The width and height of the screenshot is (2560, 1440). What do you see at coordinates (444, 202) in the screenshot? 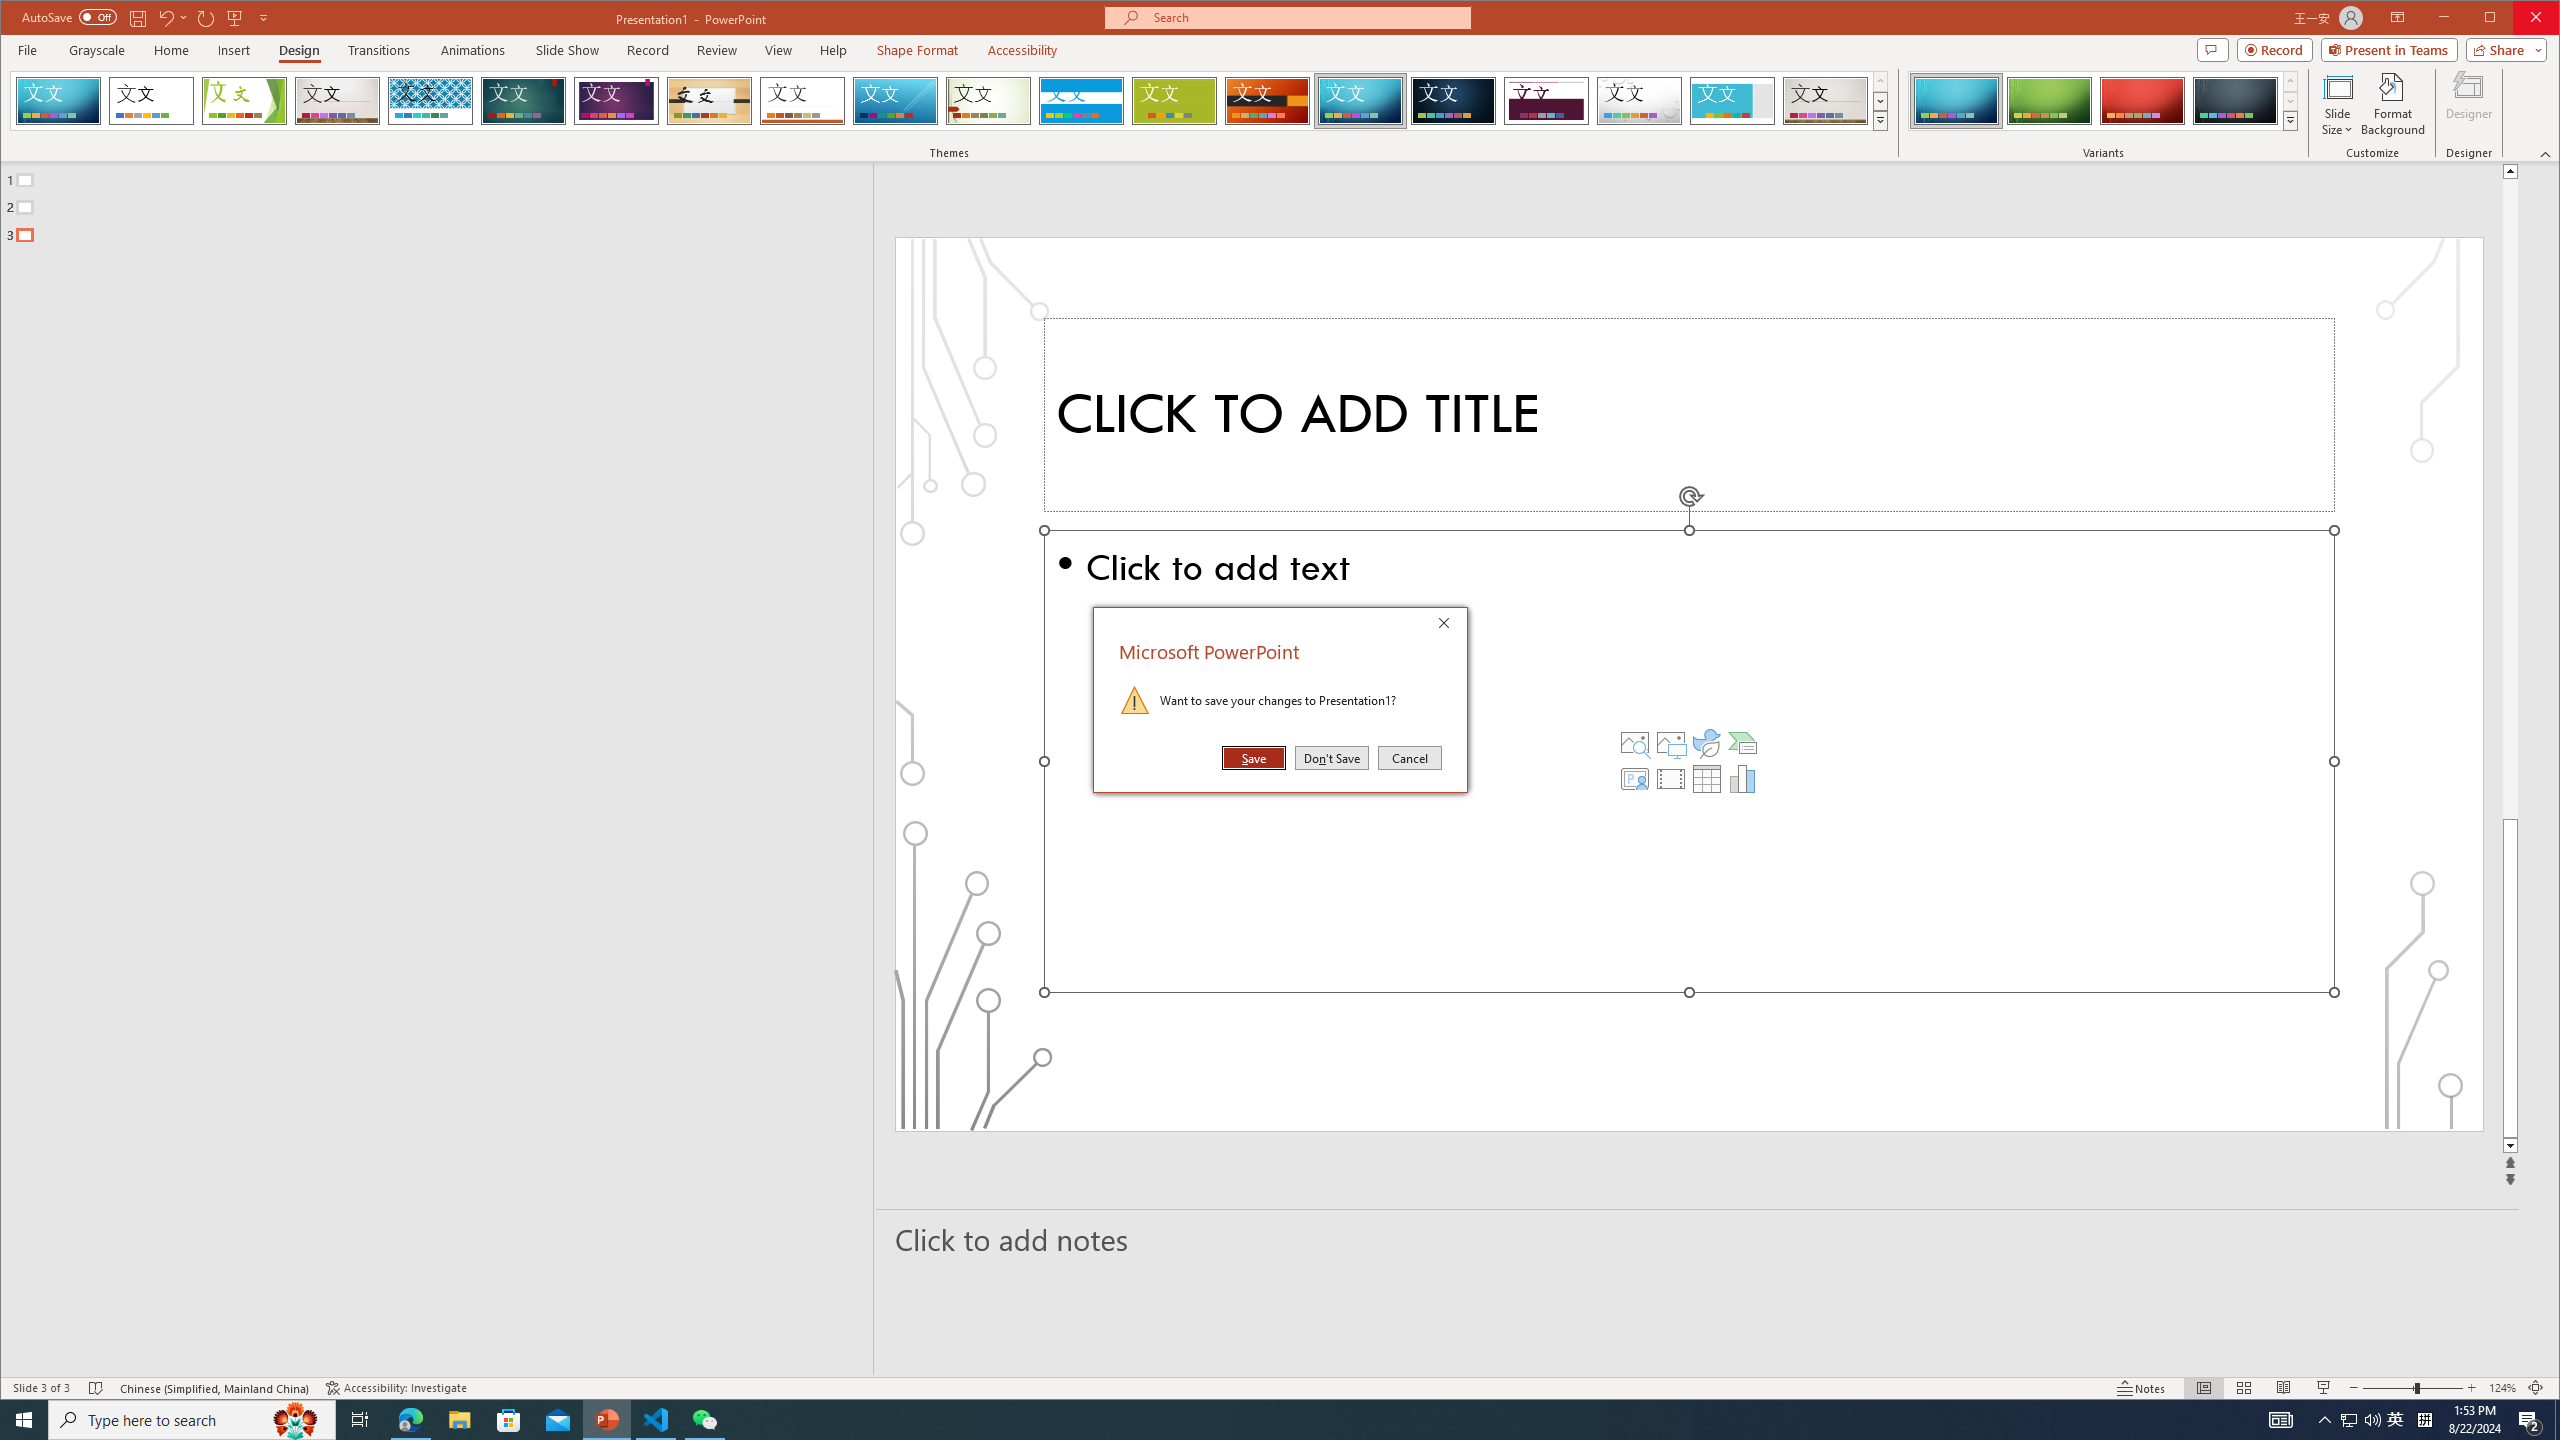
I see `'Outline'` at bounding box center [444, 202].